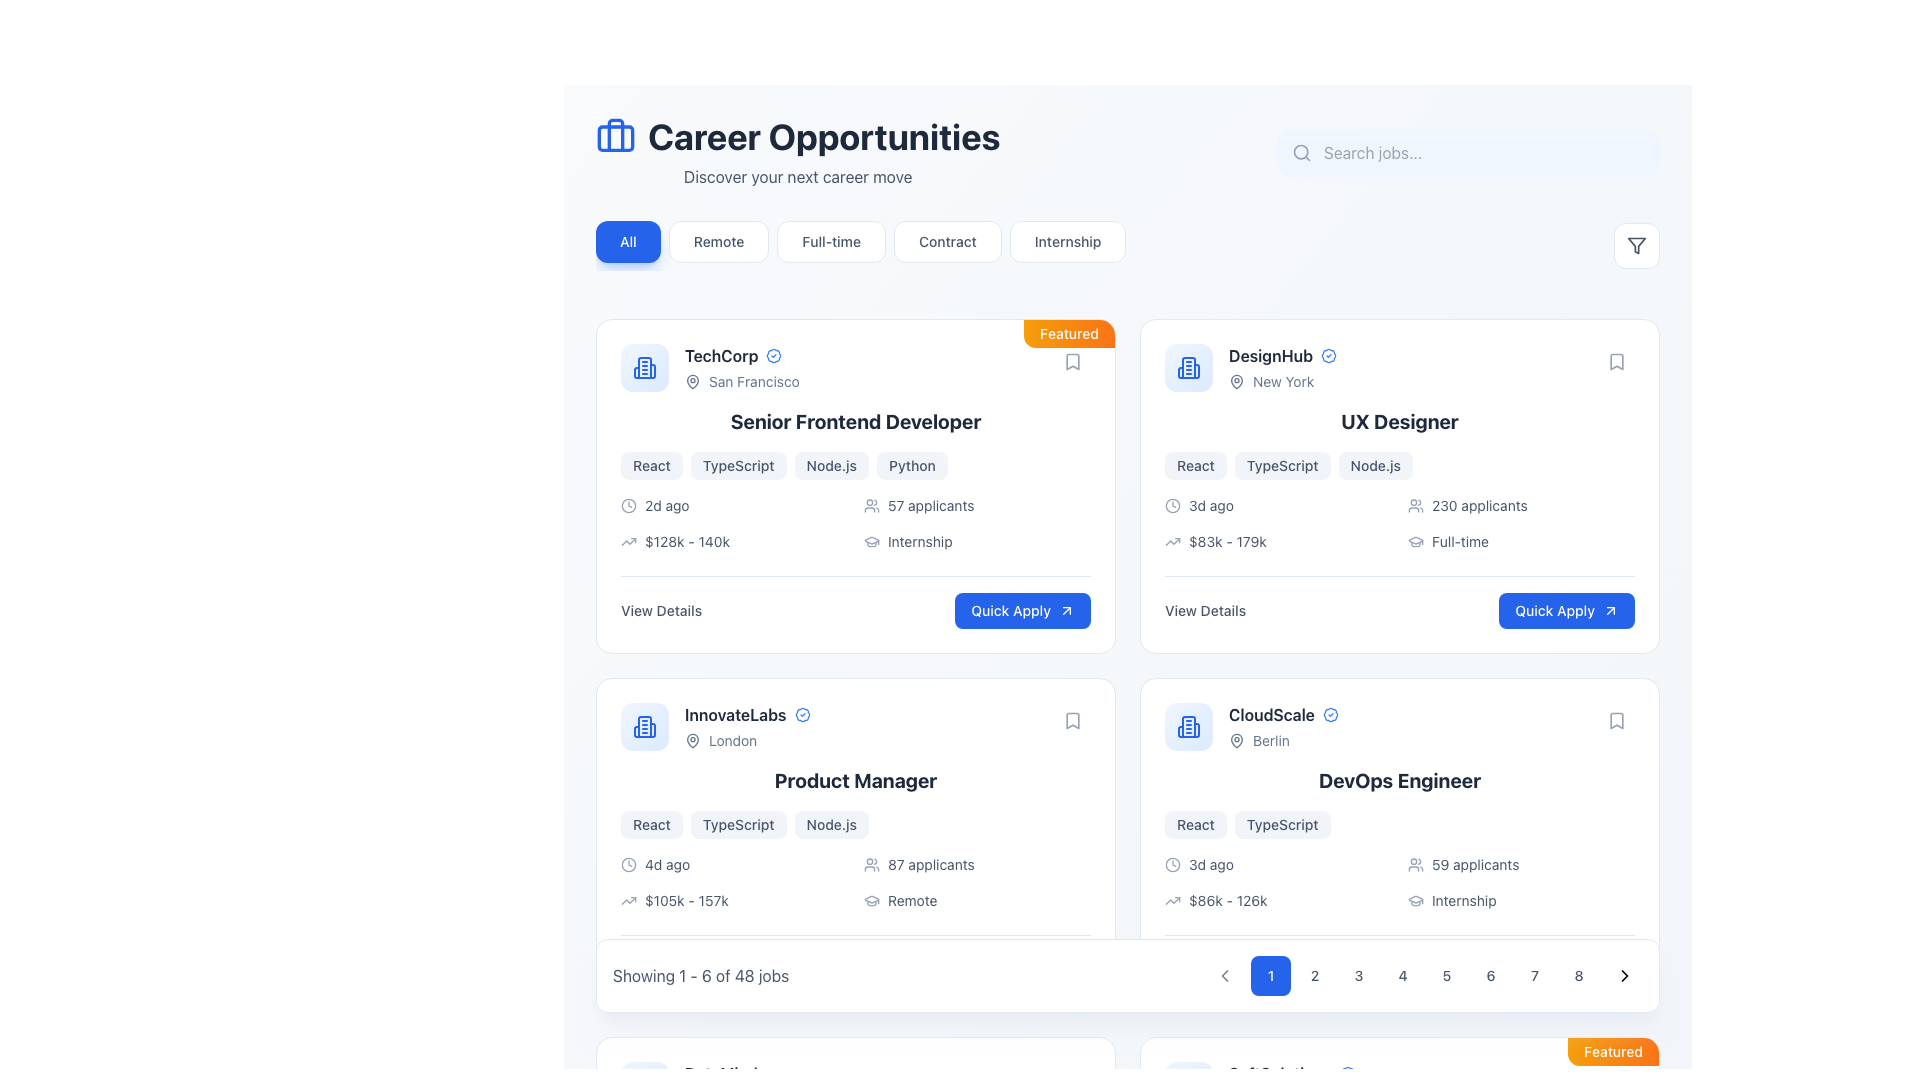  Describe the element at coordinates (1329, 354) in the screenshot. I see `the indicator icon located to the right of the 'DesignHub' text in the second card of the job listing for 'UX Designer'` at that location.